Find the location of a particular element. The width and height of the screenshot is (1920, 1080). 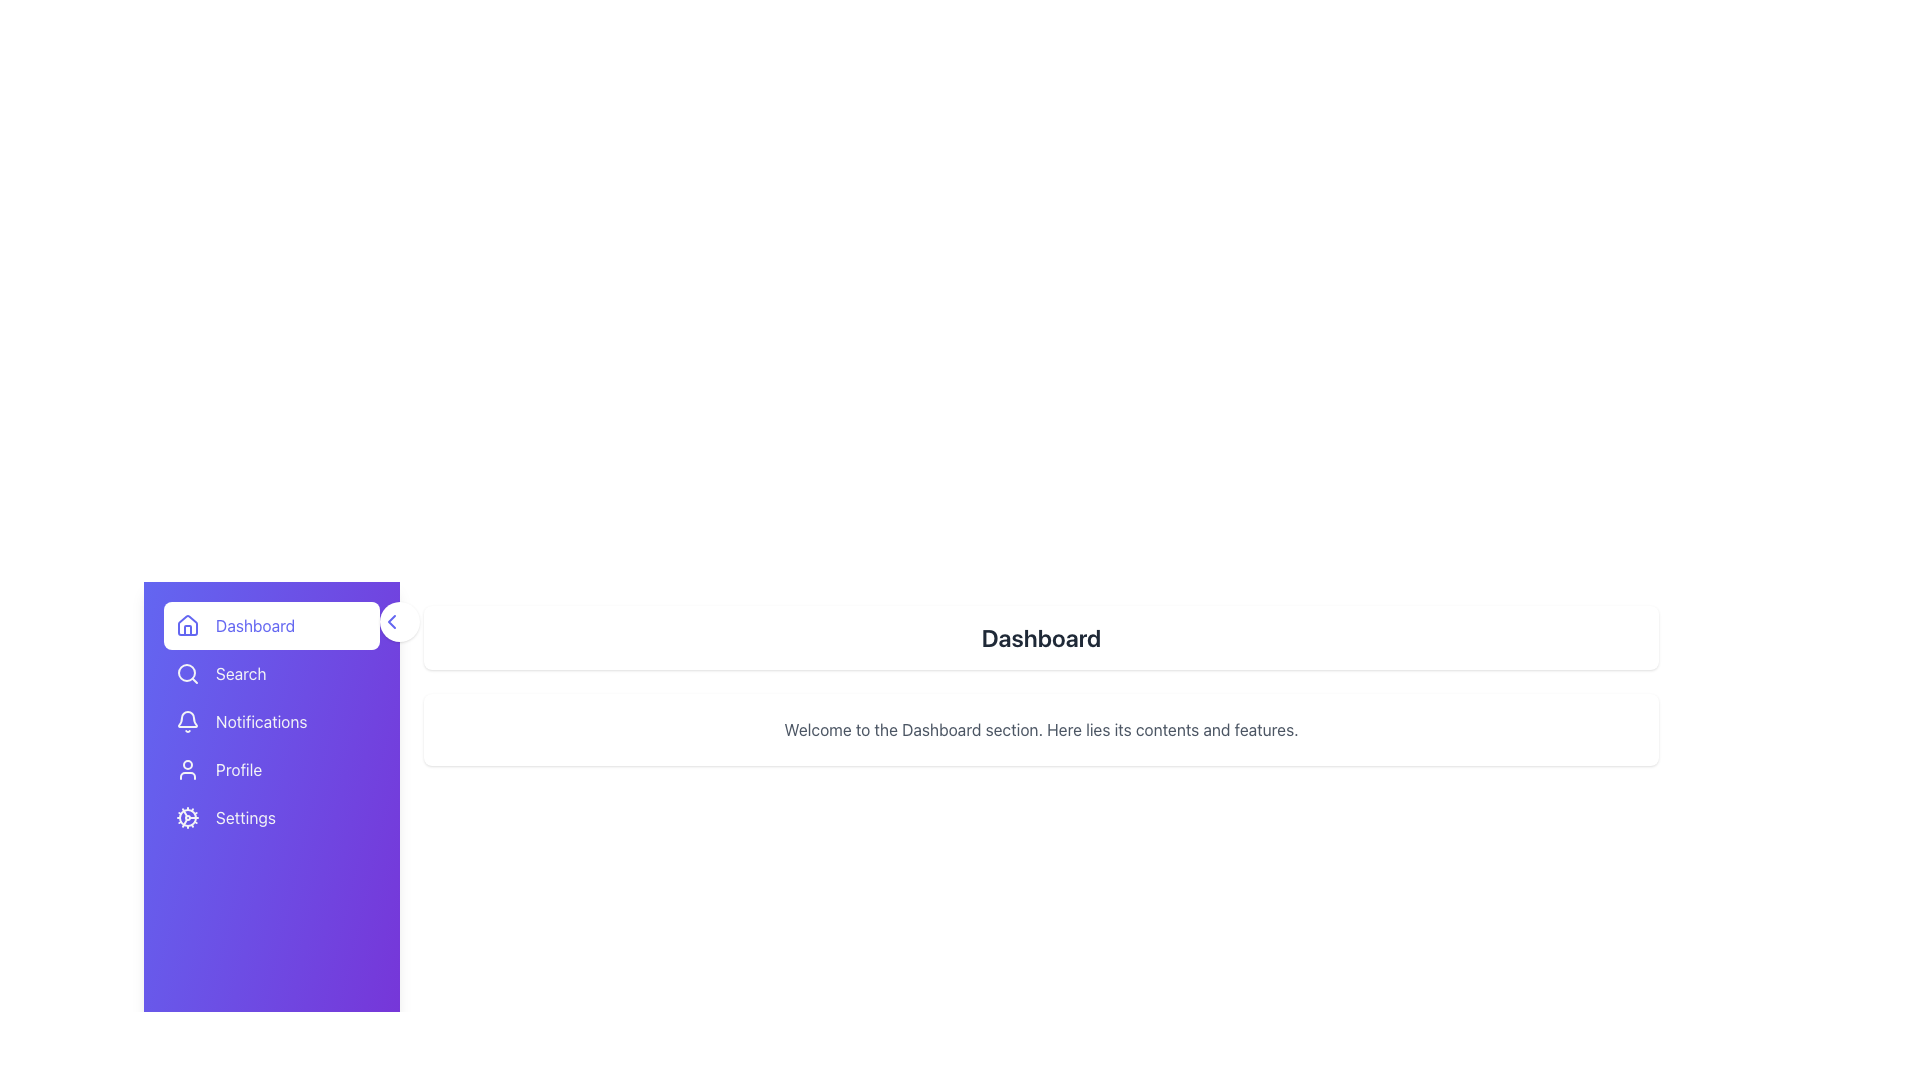

the notification icon located directly to the left of the 'Notifications' label in the navigation menu is located at coordinates (187, 721).